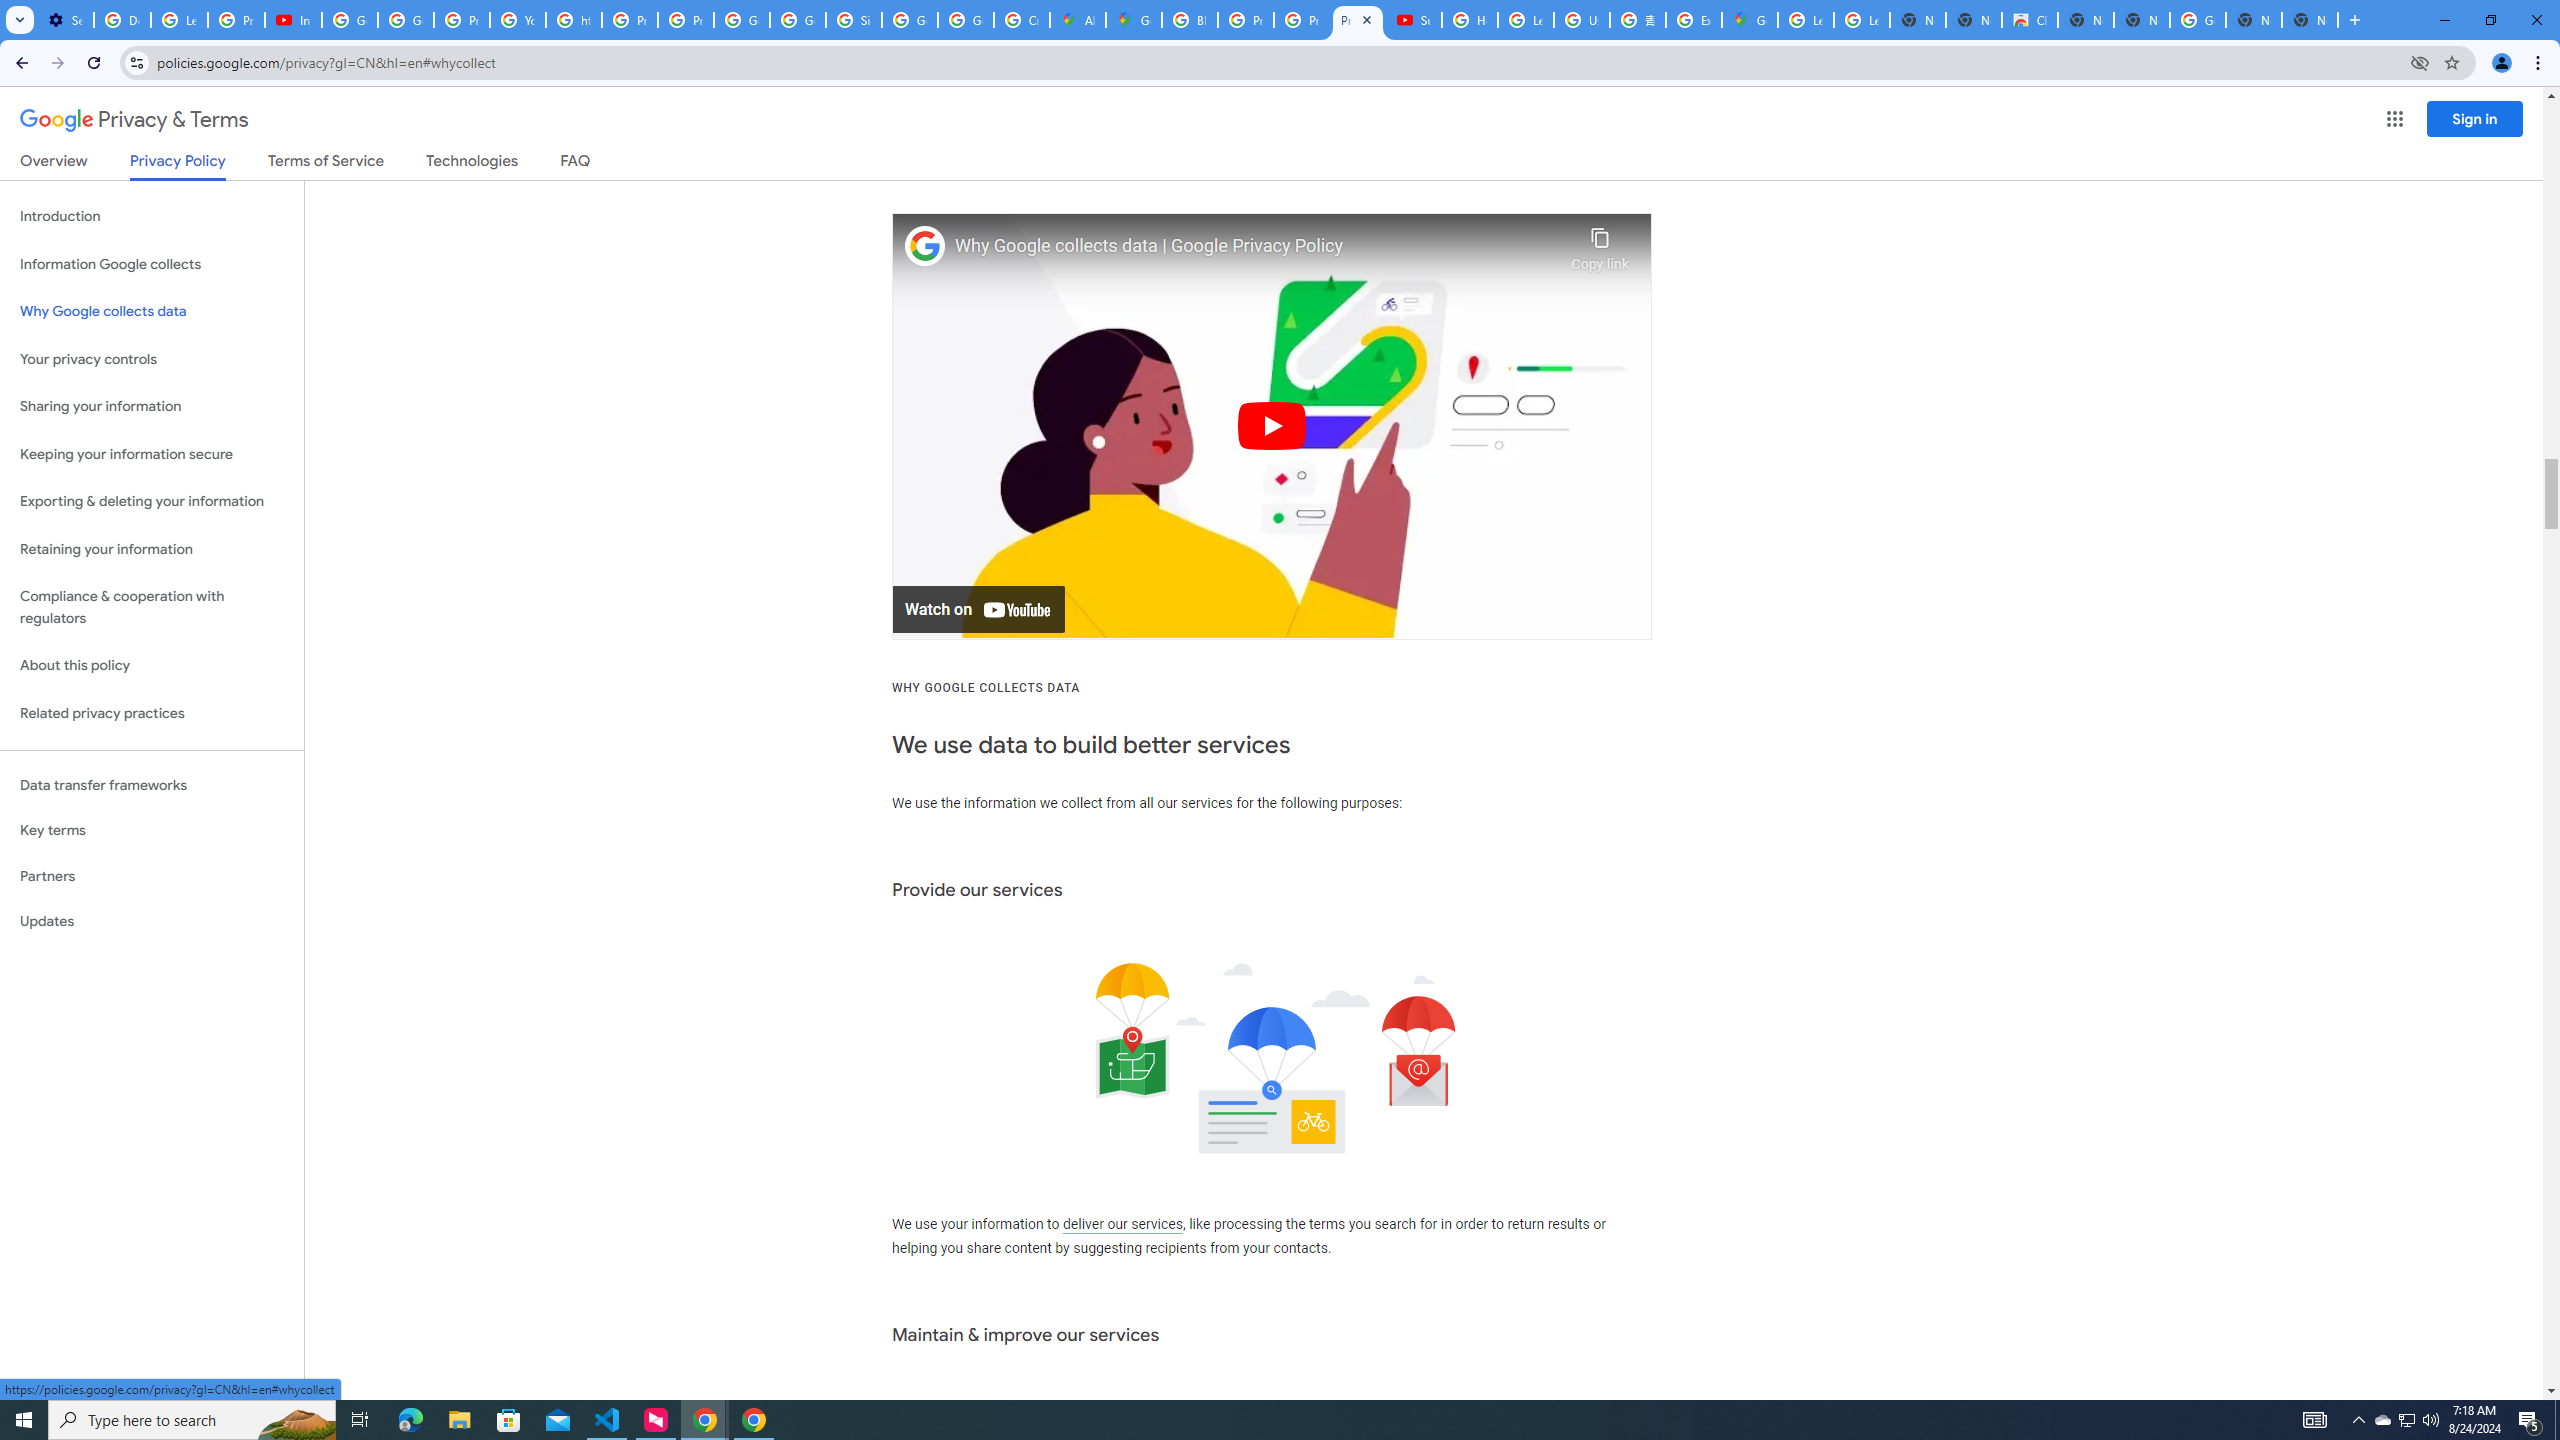  What do you see at coordinates (1244, 19) in the screenshot?
I see `'Privacy Help Center - Policies Help'` at bounding box center [1244, 19].